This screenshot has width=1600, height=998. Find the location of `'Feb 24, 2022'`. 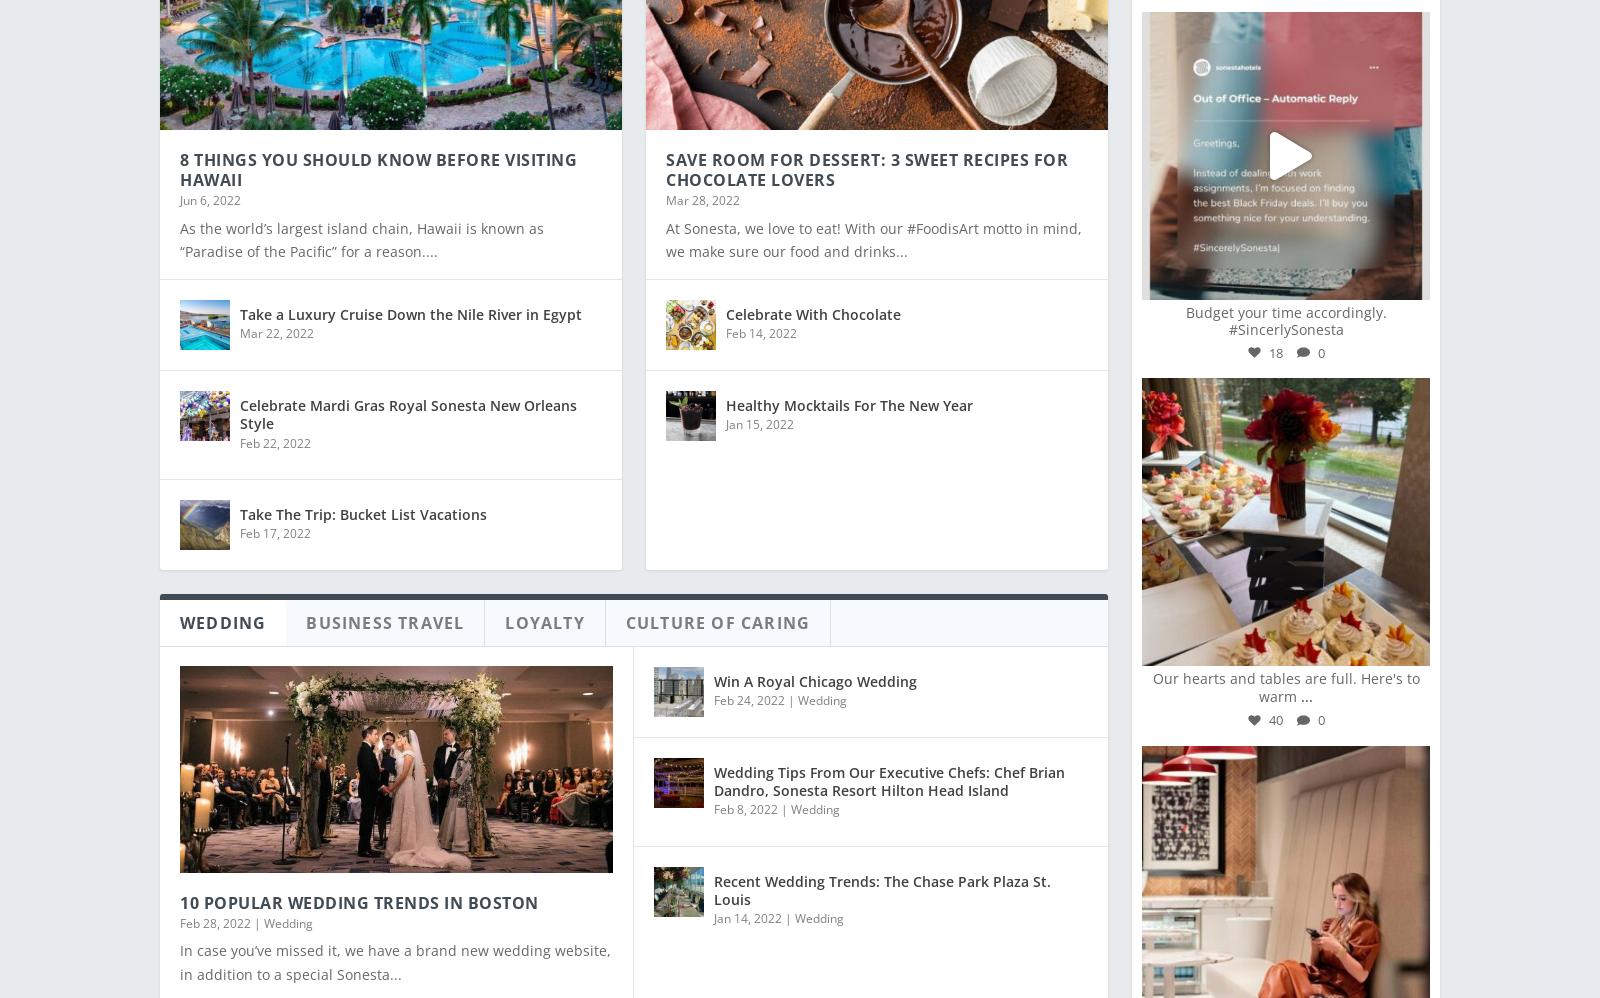

'Feb 24, 2022' is located at coordinates (749, 685).